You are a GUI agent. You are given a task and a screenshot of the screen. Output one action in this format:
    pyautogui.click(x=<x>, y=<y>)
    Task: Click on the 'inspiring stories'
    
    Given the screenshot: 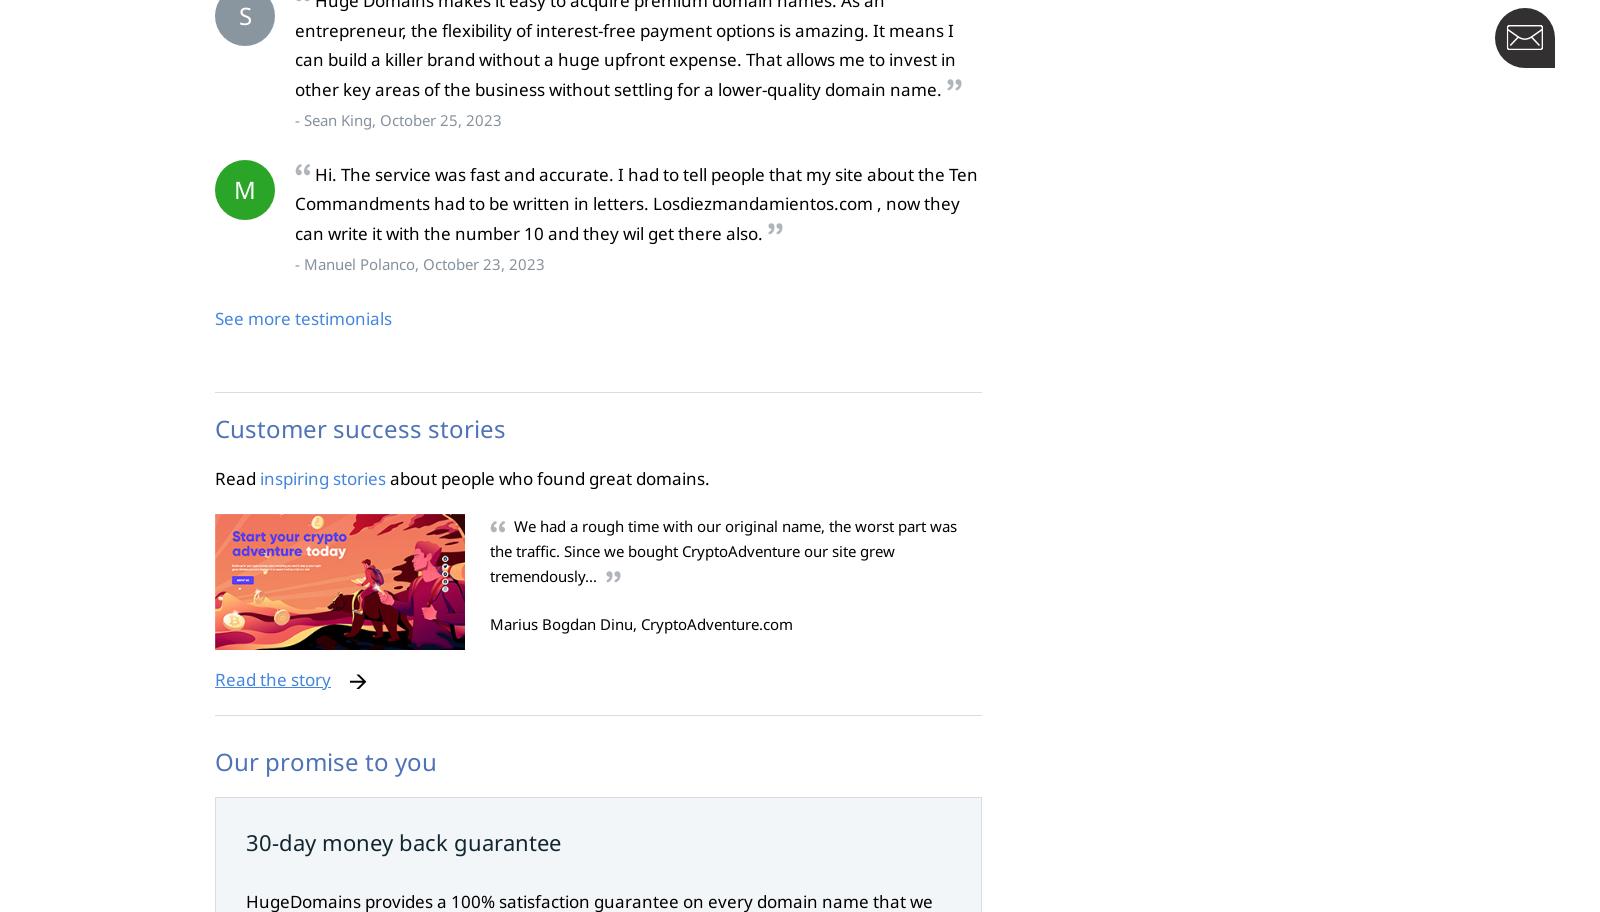 What is the action you would take?
    pyautogui.click(x=323, y=478)
    